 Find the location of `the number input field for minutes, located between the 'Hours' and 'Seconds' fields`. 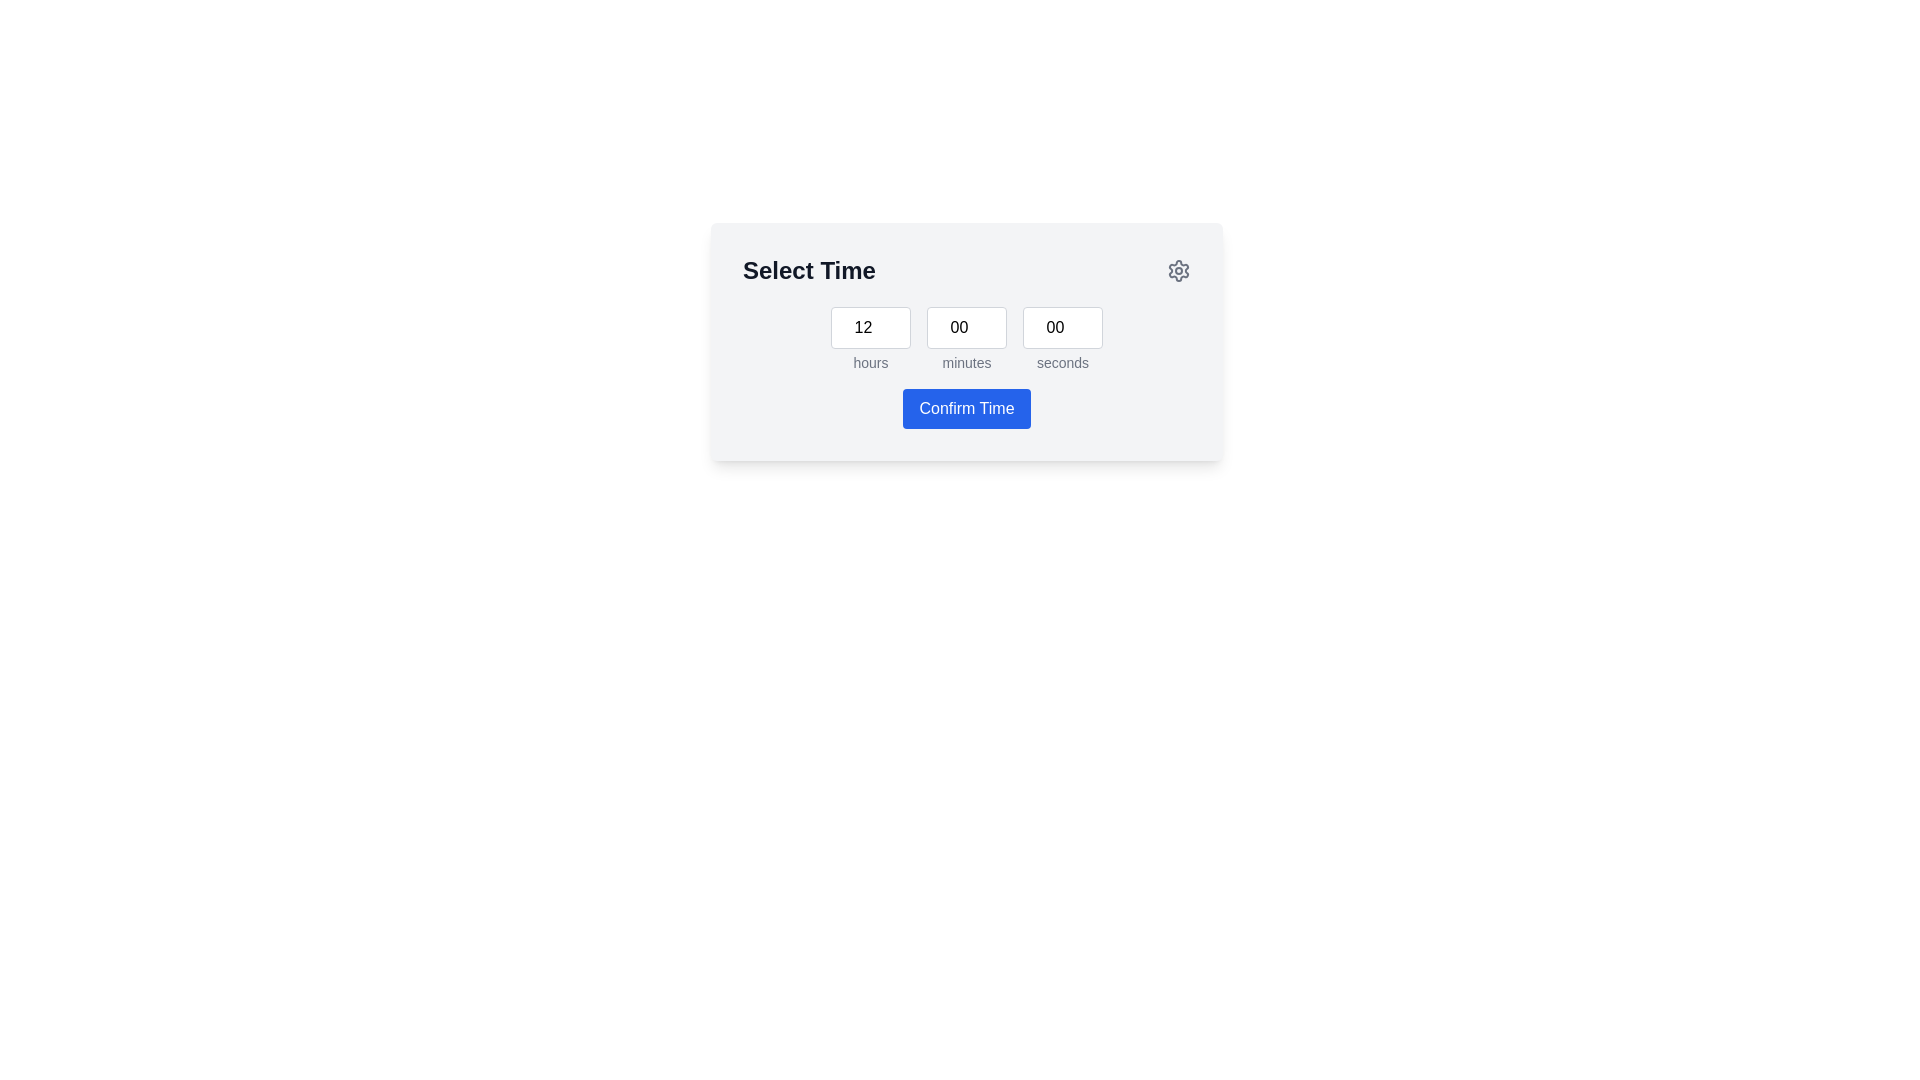

the number input field for minutes, located between the 'Hours' and 'Seconds' fields is located at coordinates (966, 326).